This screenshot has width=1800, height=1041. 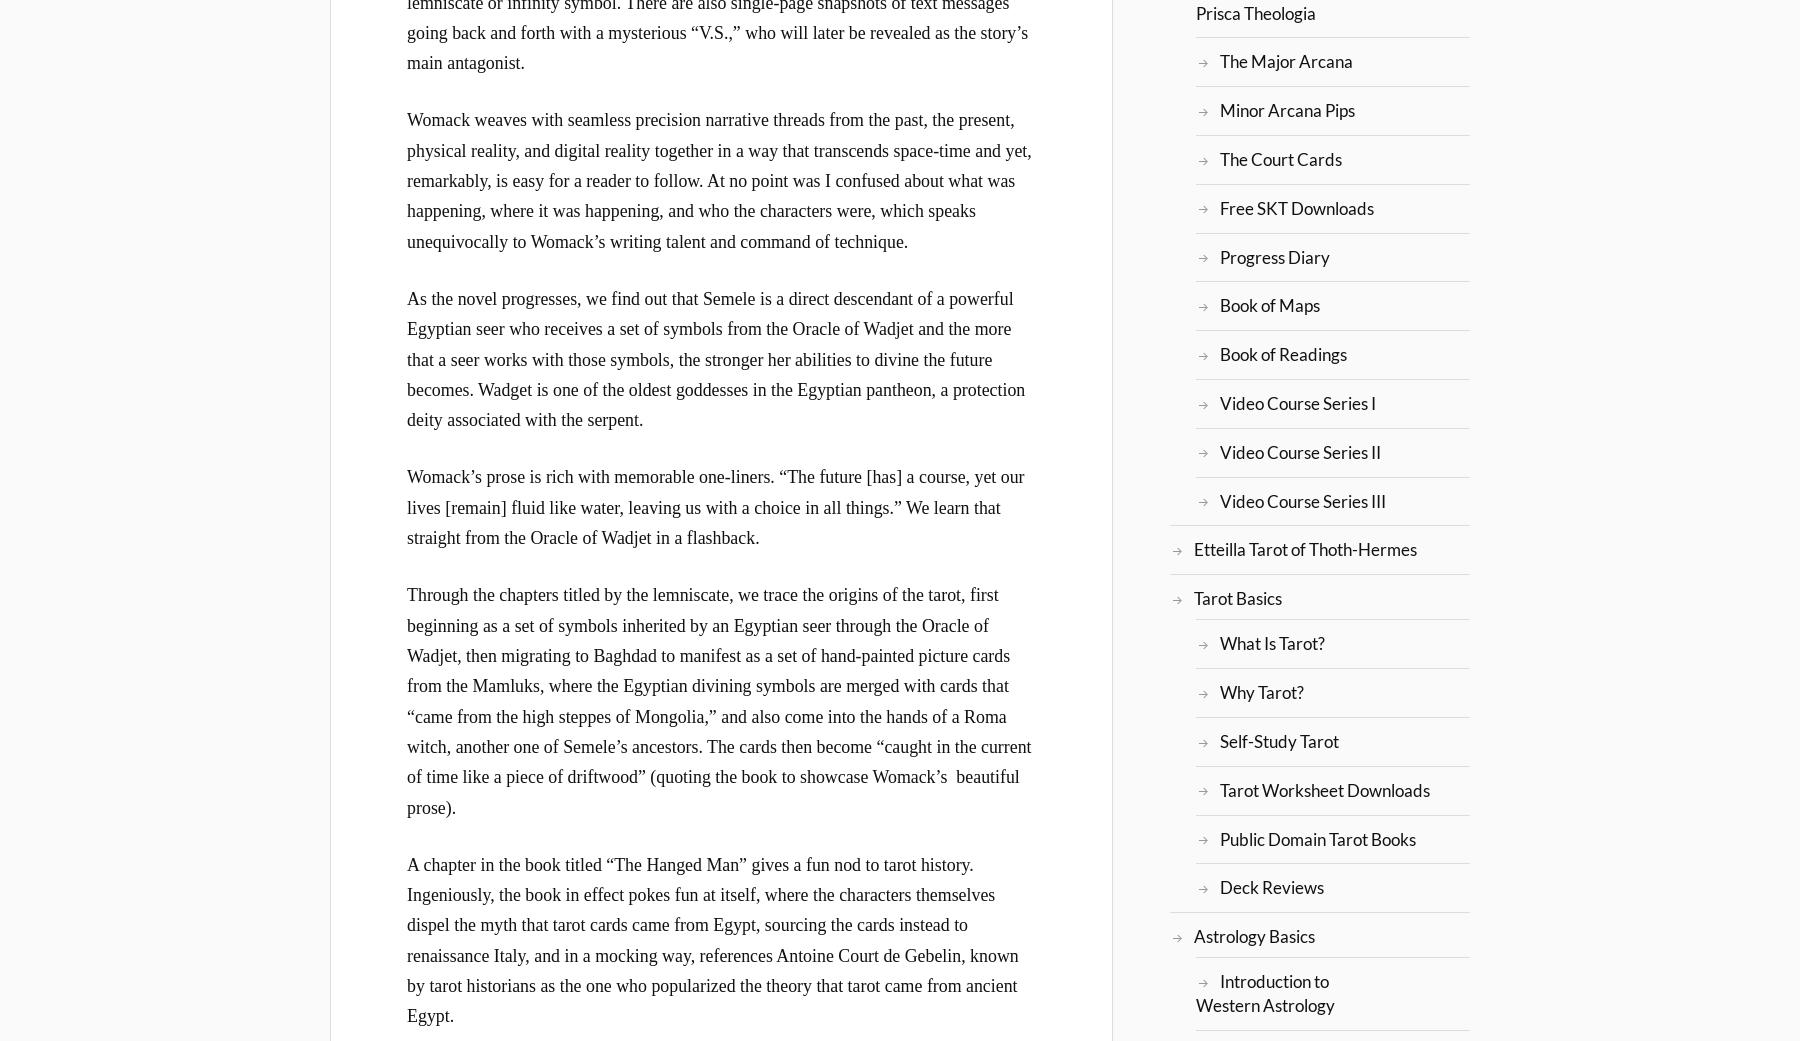 What do you see at coordinates (1271, 642) in the screenshot?
I see `'What Is Tarot?'` at bounding box center [1271, 642].